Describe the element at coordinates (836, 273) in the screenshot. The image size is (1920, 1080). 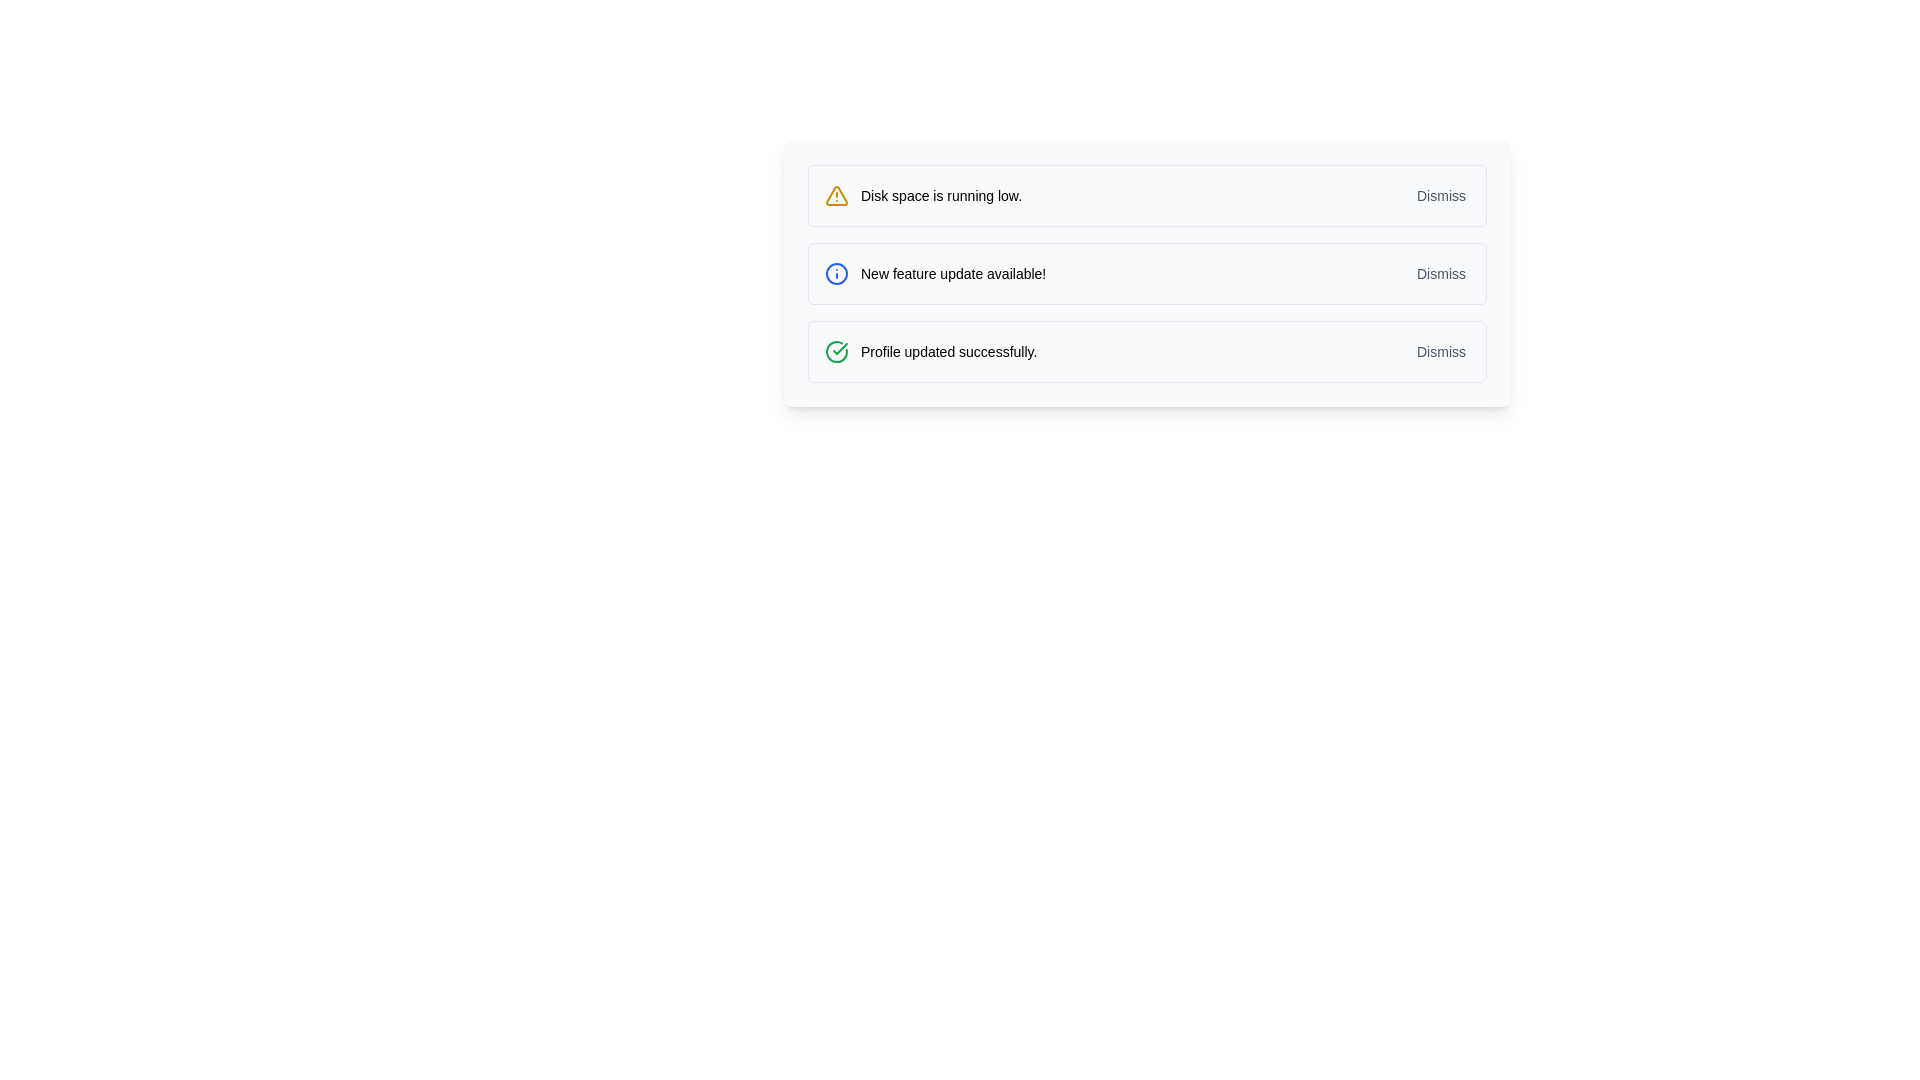
I see `the circular blue outlined icon with a blue dot at its center, which symbolizes an information marker, located in the middle notification panel before the text 'New feature update available!'` at that location.